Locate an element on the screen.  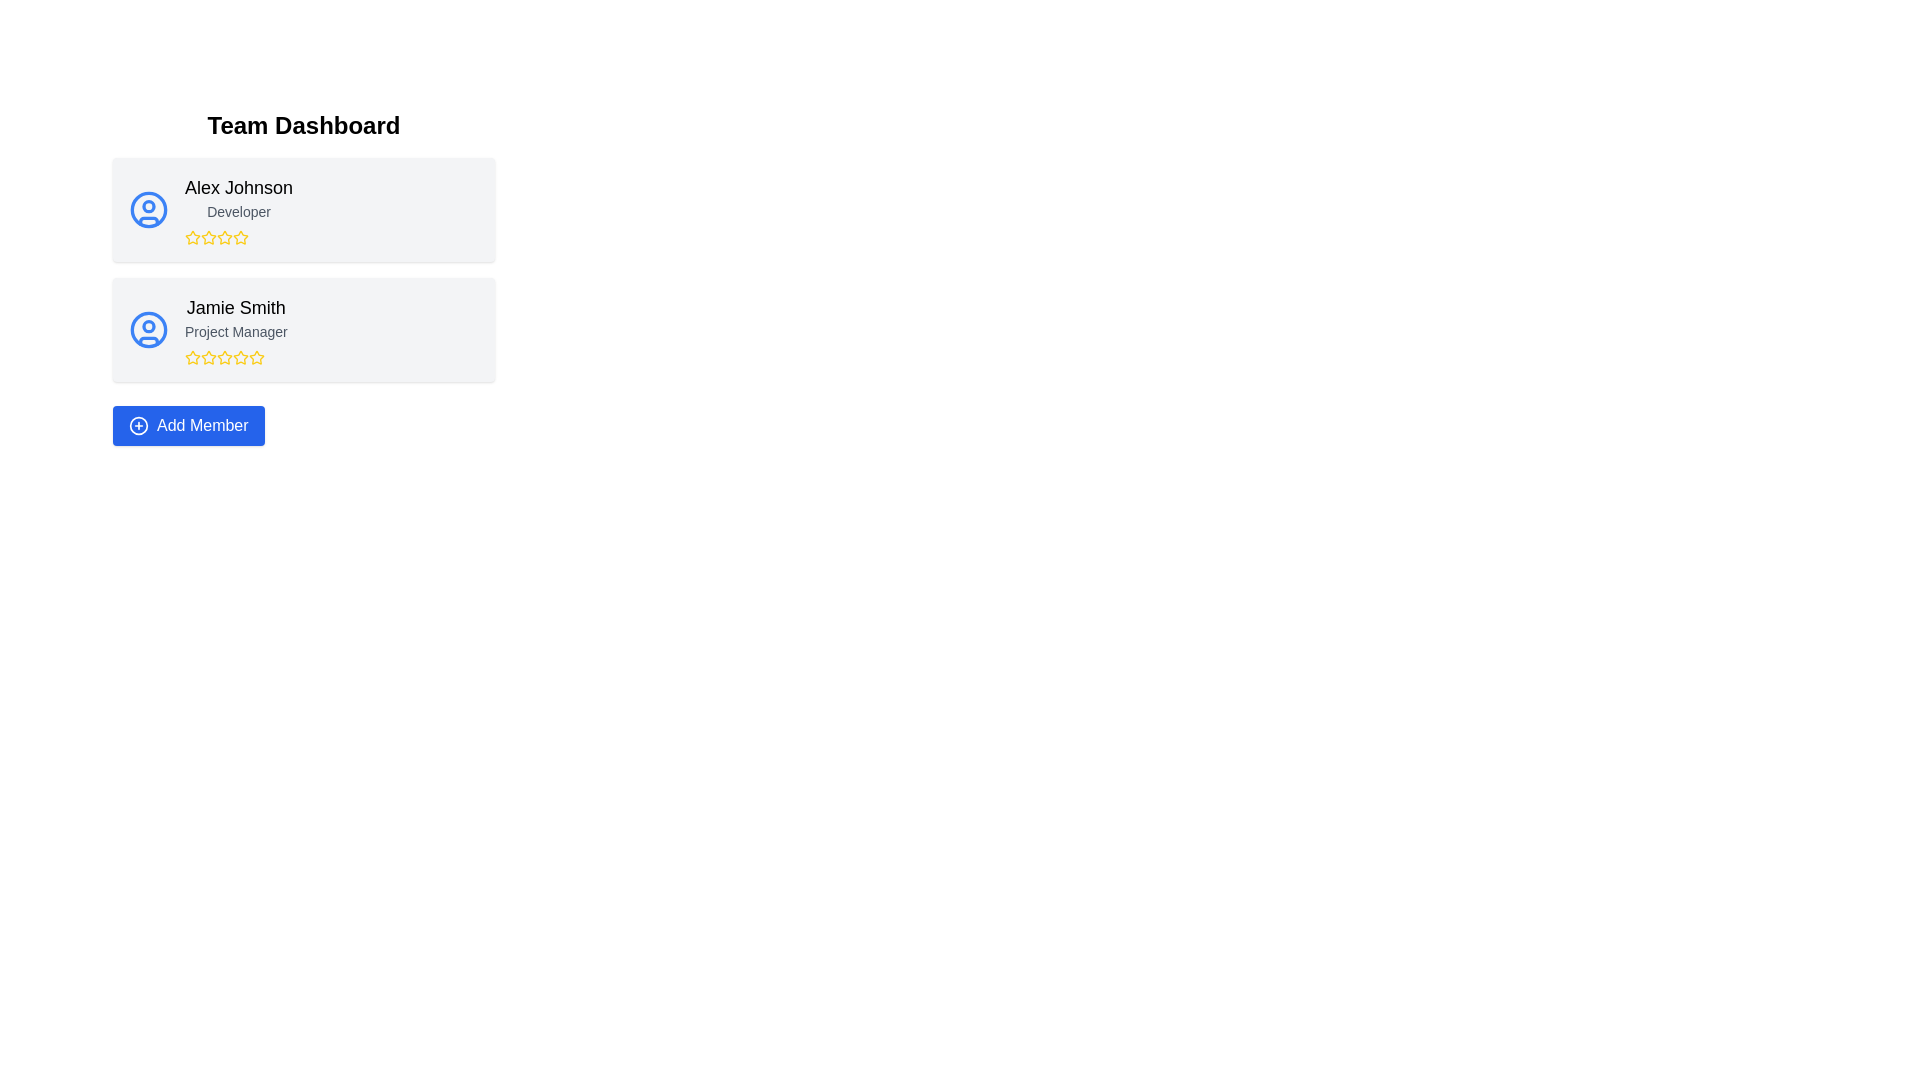
the fourth star rating icon representing 'Alex Johnson' is located at coordinates (225, 237).